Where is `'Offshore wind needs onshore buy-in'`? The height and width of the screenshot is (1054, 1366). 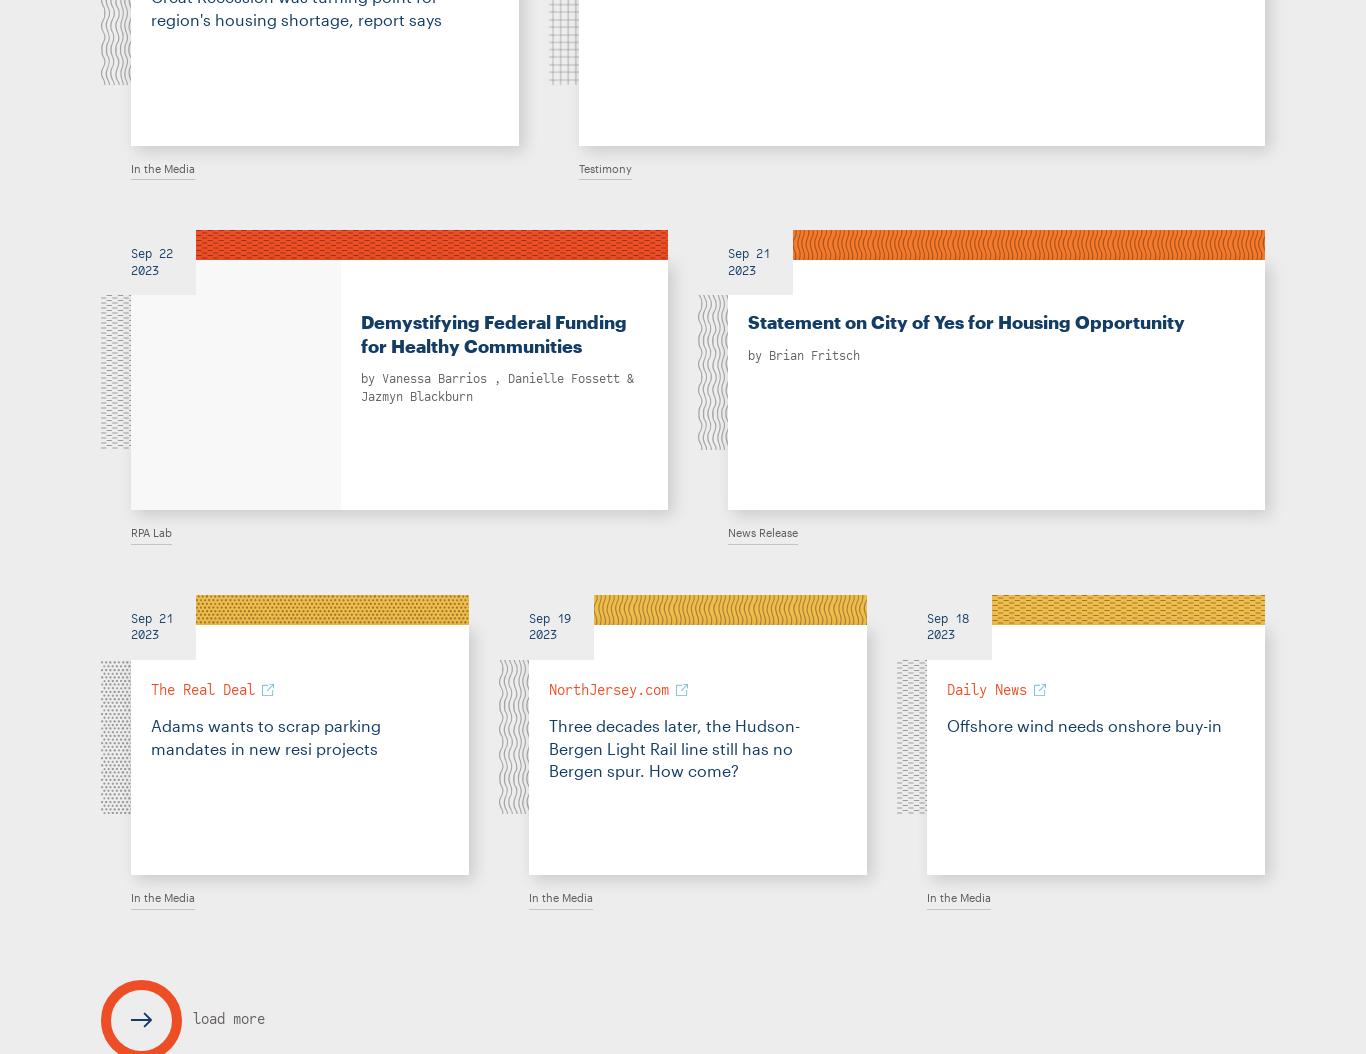 'Offshore wind needs onshore buy-in' is located at coordinates (945, 724).